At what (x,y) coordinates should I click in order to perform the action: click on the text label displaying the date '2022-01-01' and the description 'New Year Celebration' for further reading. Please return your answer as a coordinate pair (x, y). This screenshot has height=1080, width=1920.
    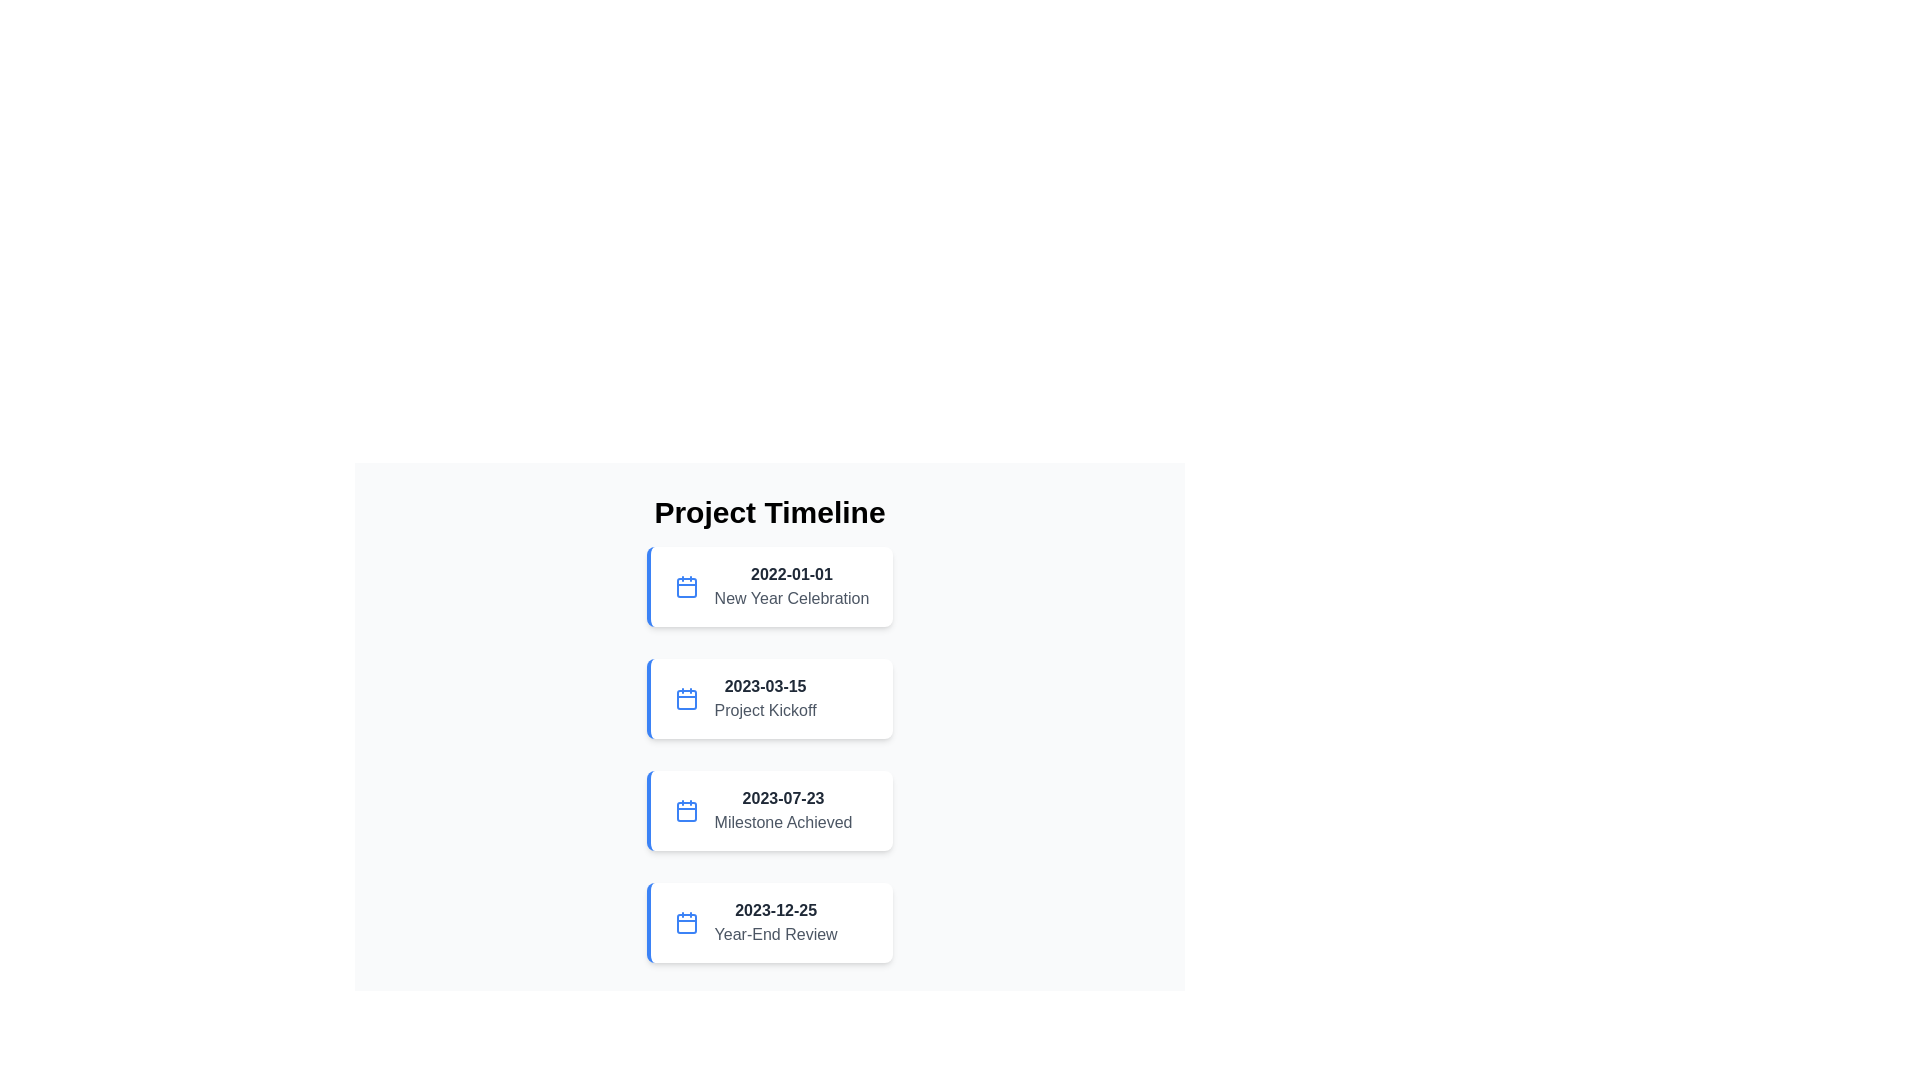
    Looking at the image, I should click on (791, 585).